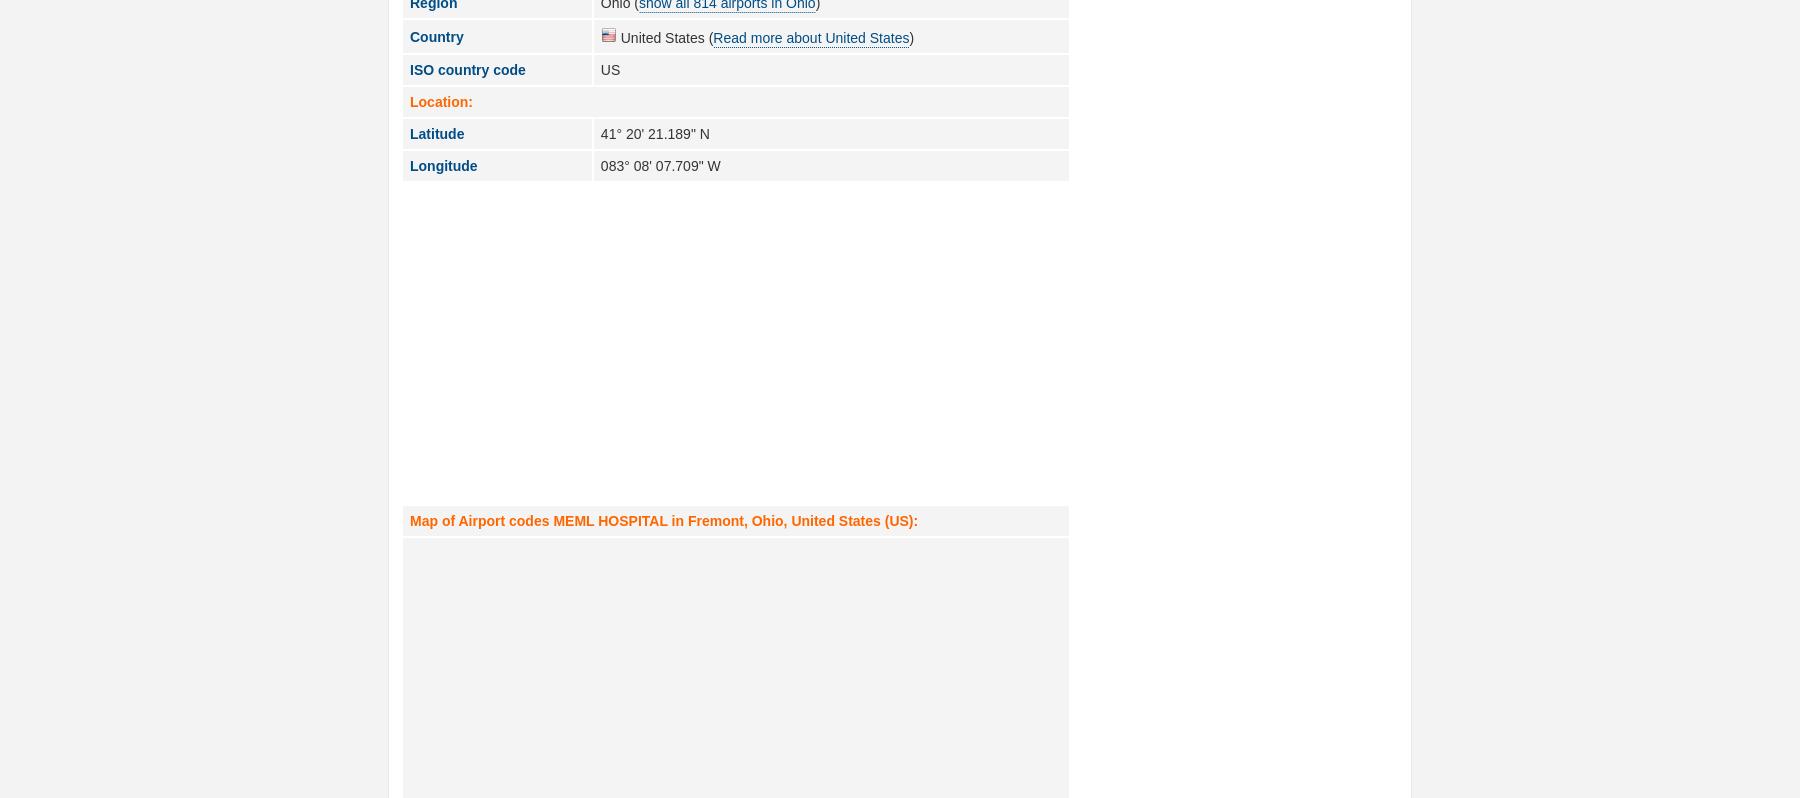 Image resolution: width=1800 pixels, height=798 pixels. I want to click on 'US', so click(610, 68).